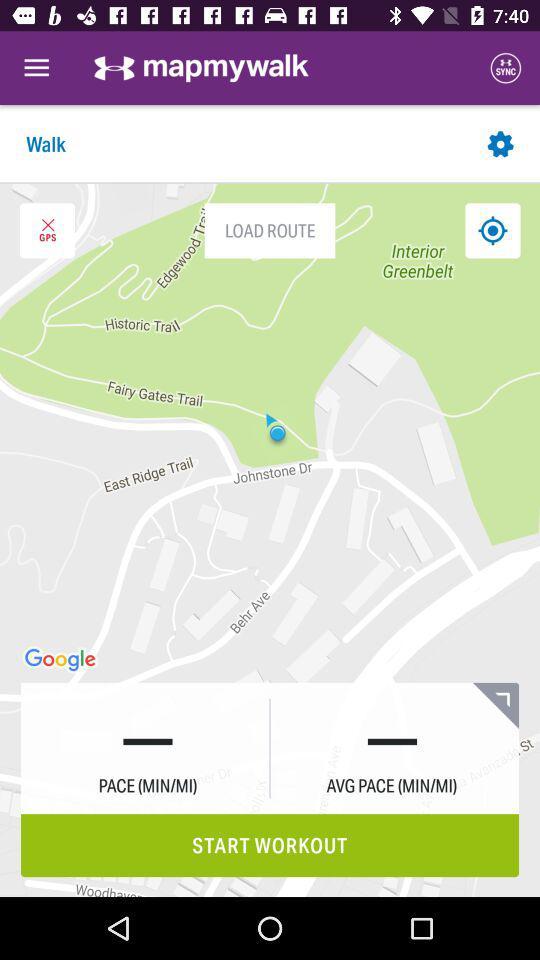  What do you see at coordinates (494, 705) in the screenshot?
I see `the icon above start workout icon` at bounding box center [494, 705].